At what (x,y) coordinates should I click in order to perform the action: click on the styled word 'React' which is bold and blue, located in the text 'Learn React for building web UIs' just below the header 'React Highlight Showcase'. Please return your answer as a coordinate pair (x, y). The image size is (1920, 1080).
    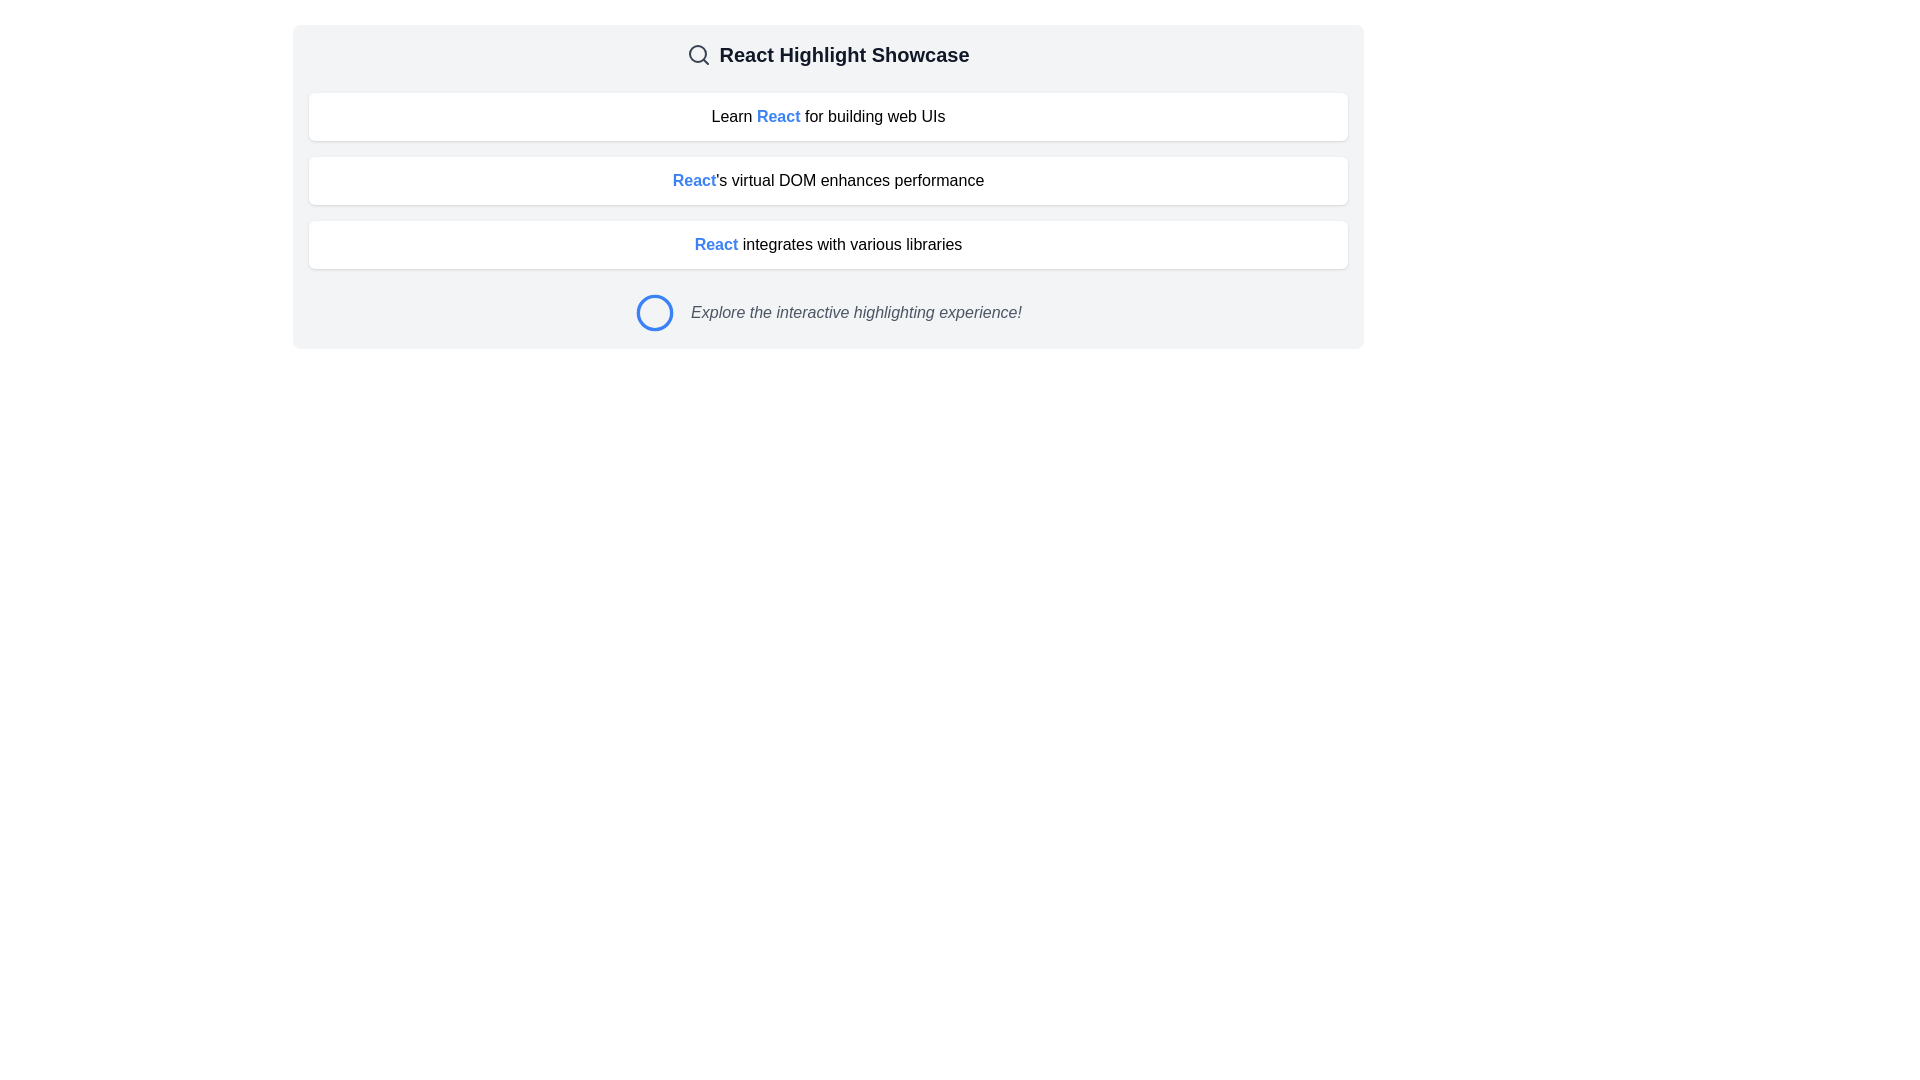
    Looking at the image, I should click on (777, 116).